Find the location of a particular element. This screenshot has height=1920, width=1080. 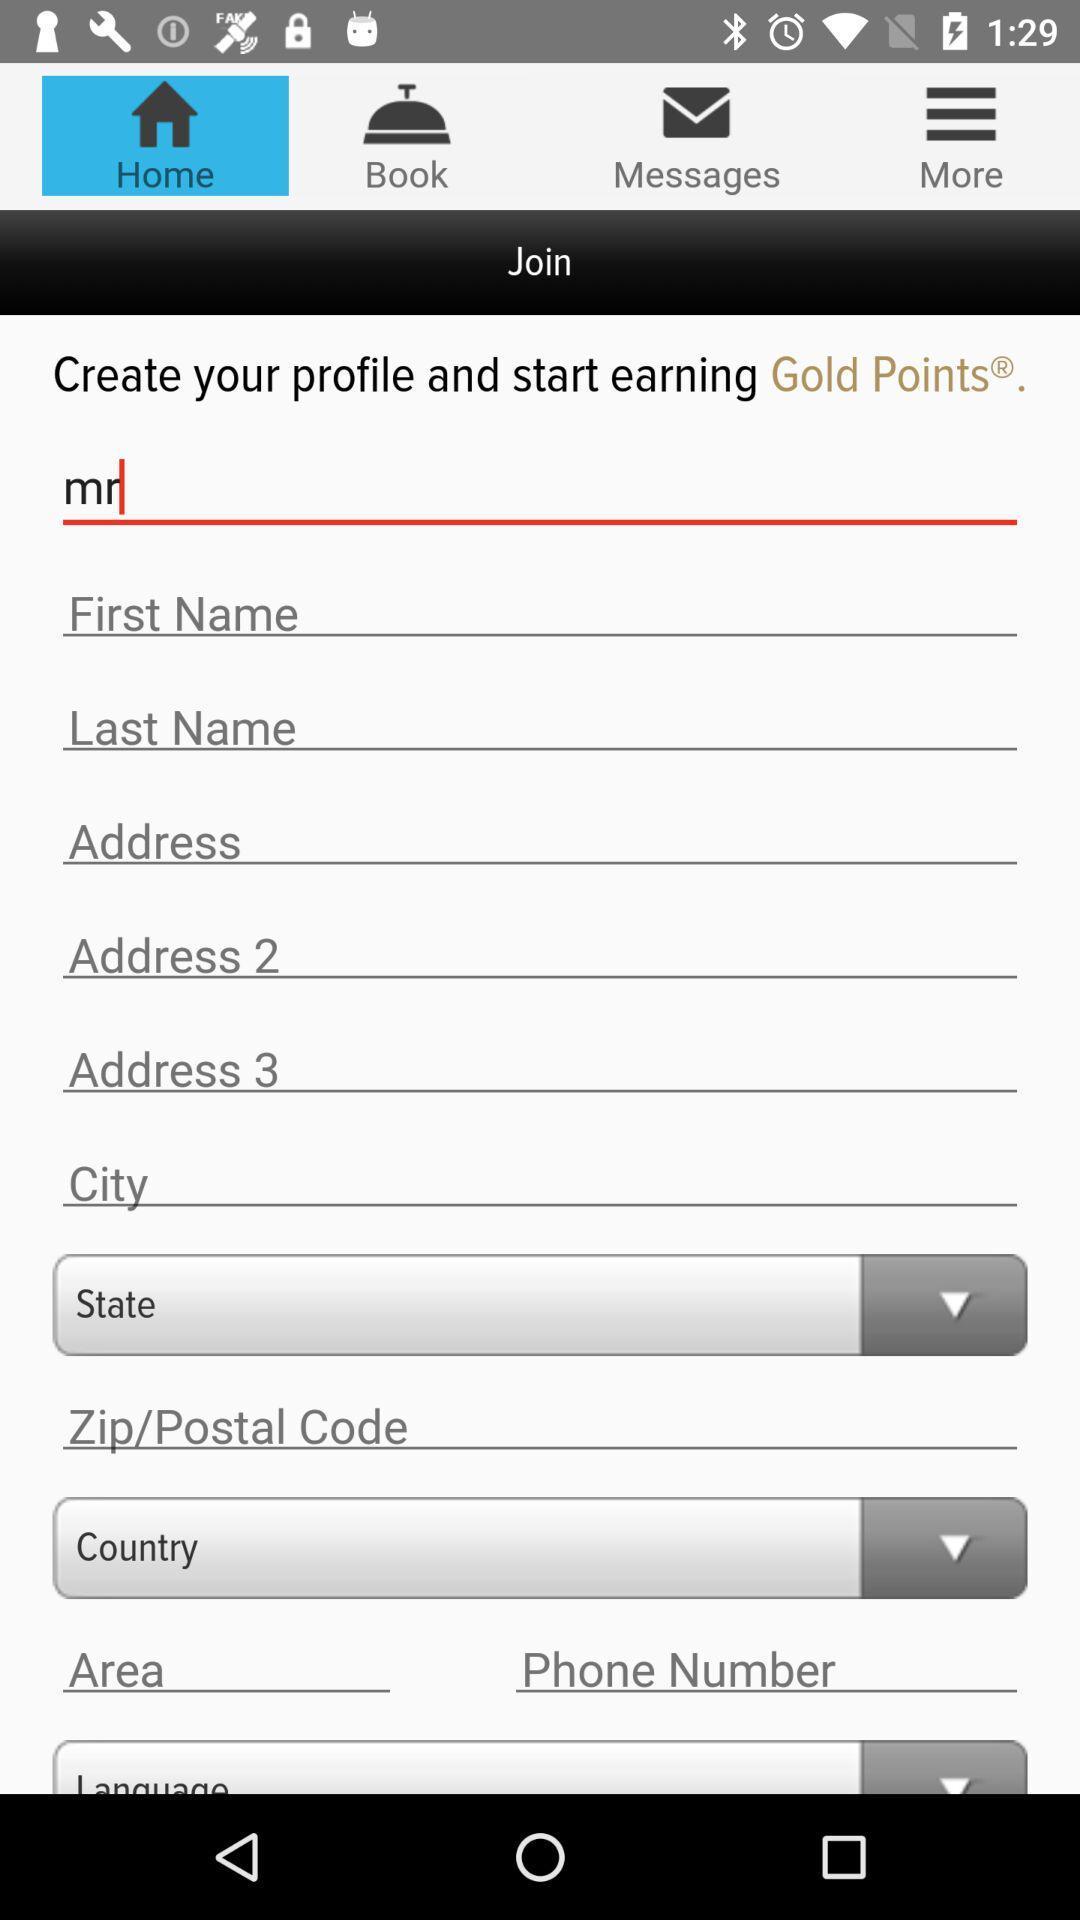

zip/postal code is located at coordinates (540, 1425).